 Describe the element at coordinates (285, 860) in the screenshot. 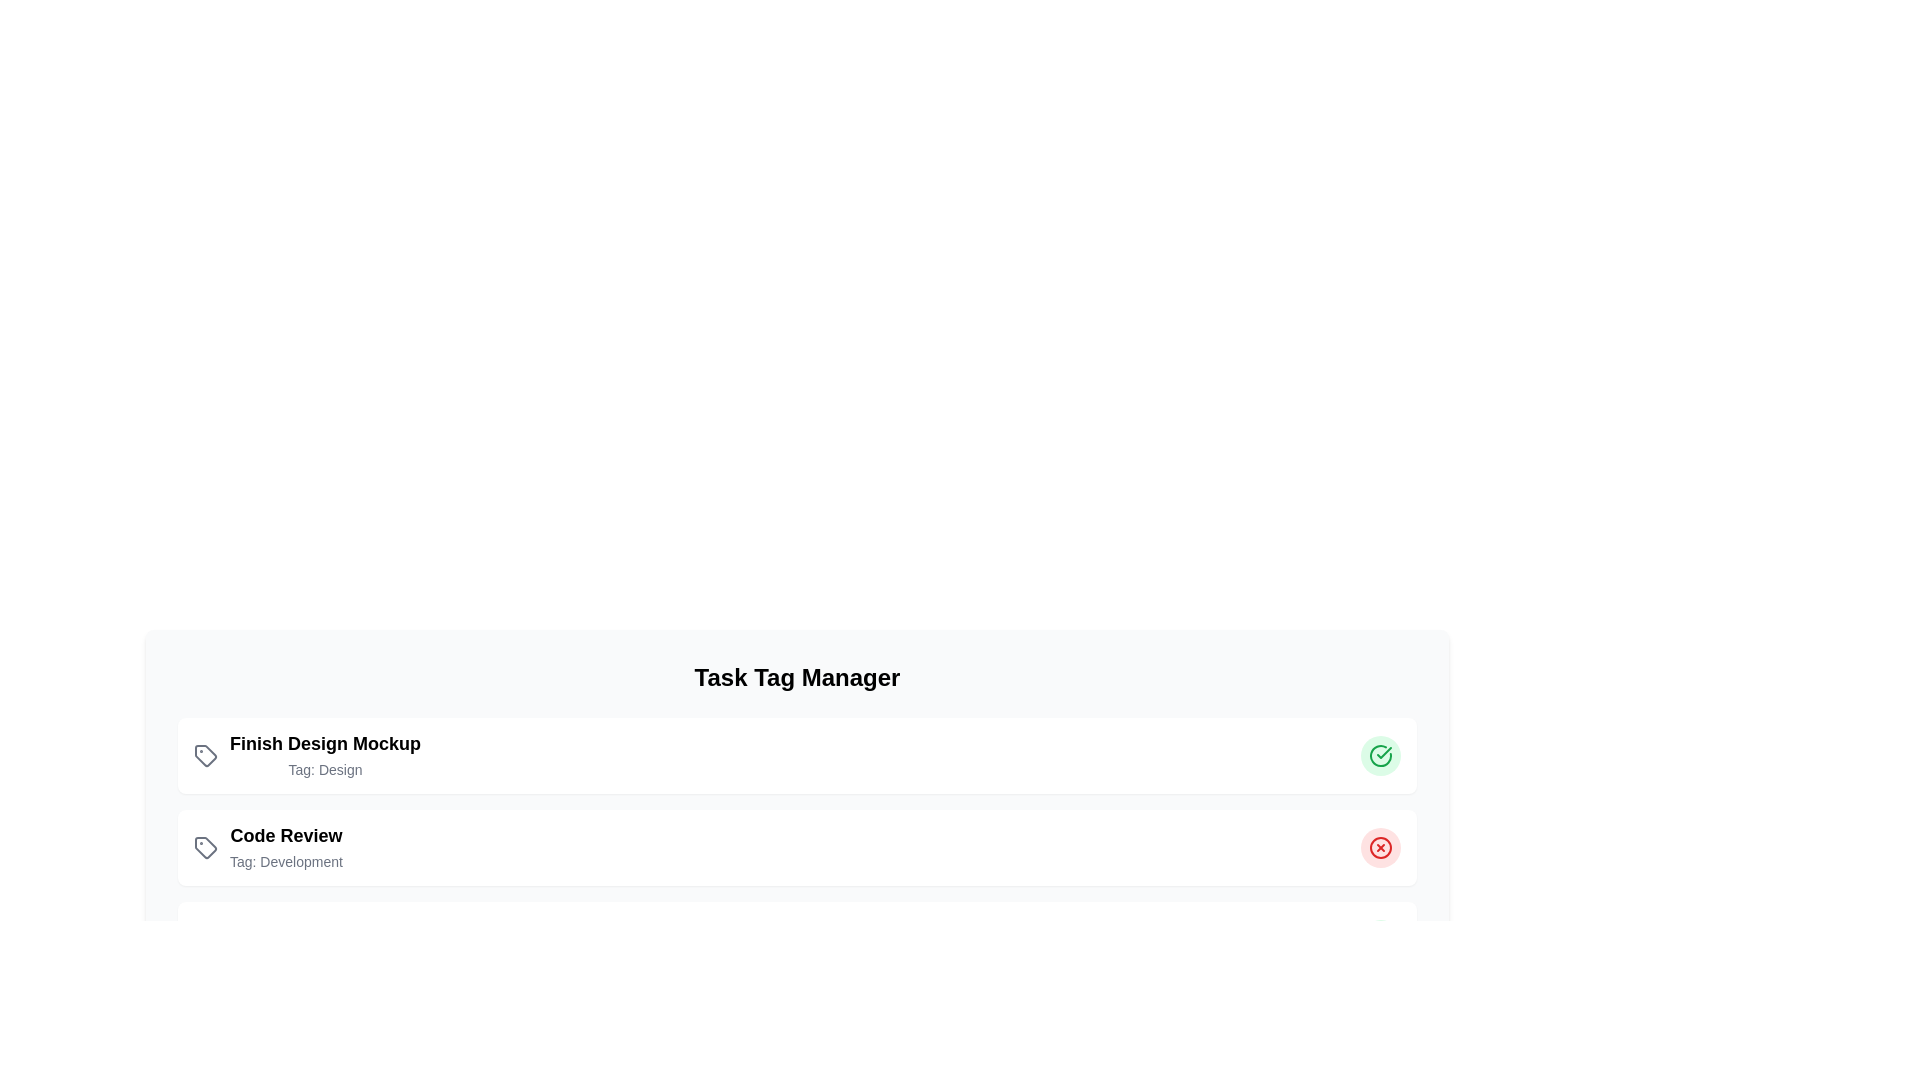

I see `the text label that presents the tag or category associated with the 'Code Review' task, located on the right side within the card layout below the title 'Code Review'` at that location.